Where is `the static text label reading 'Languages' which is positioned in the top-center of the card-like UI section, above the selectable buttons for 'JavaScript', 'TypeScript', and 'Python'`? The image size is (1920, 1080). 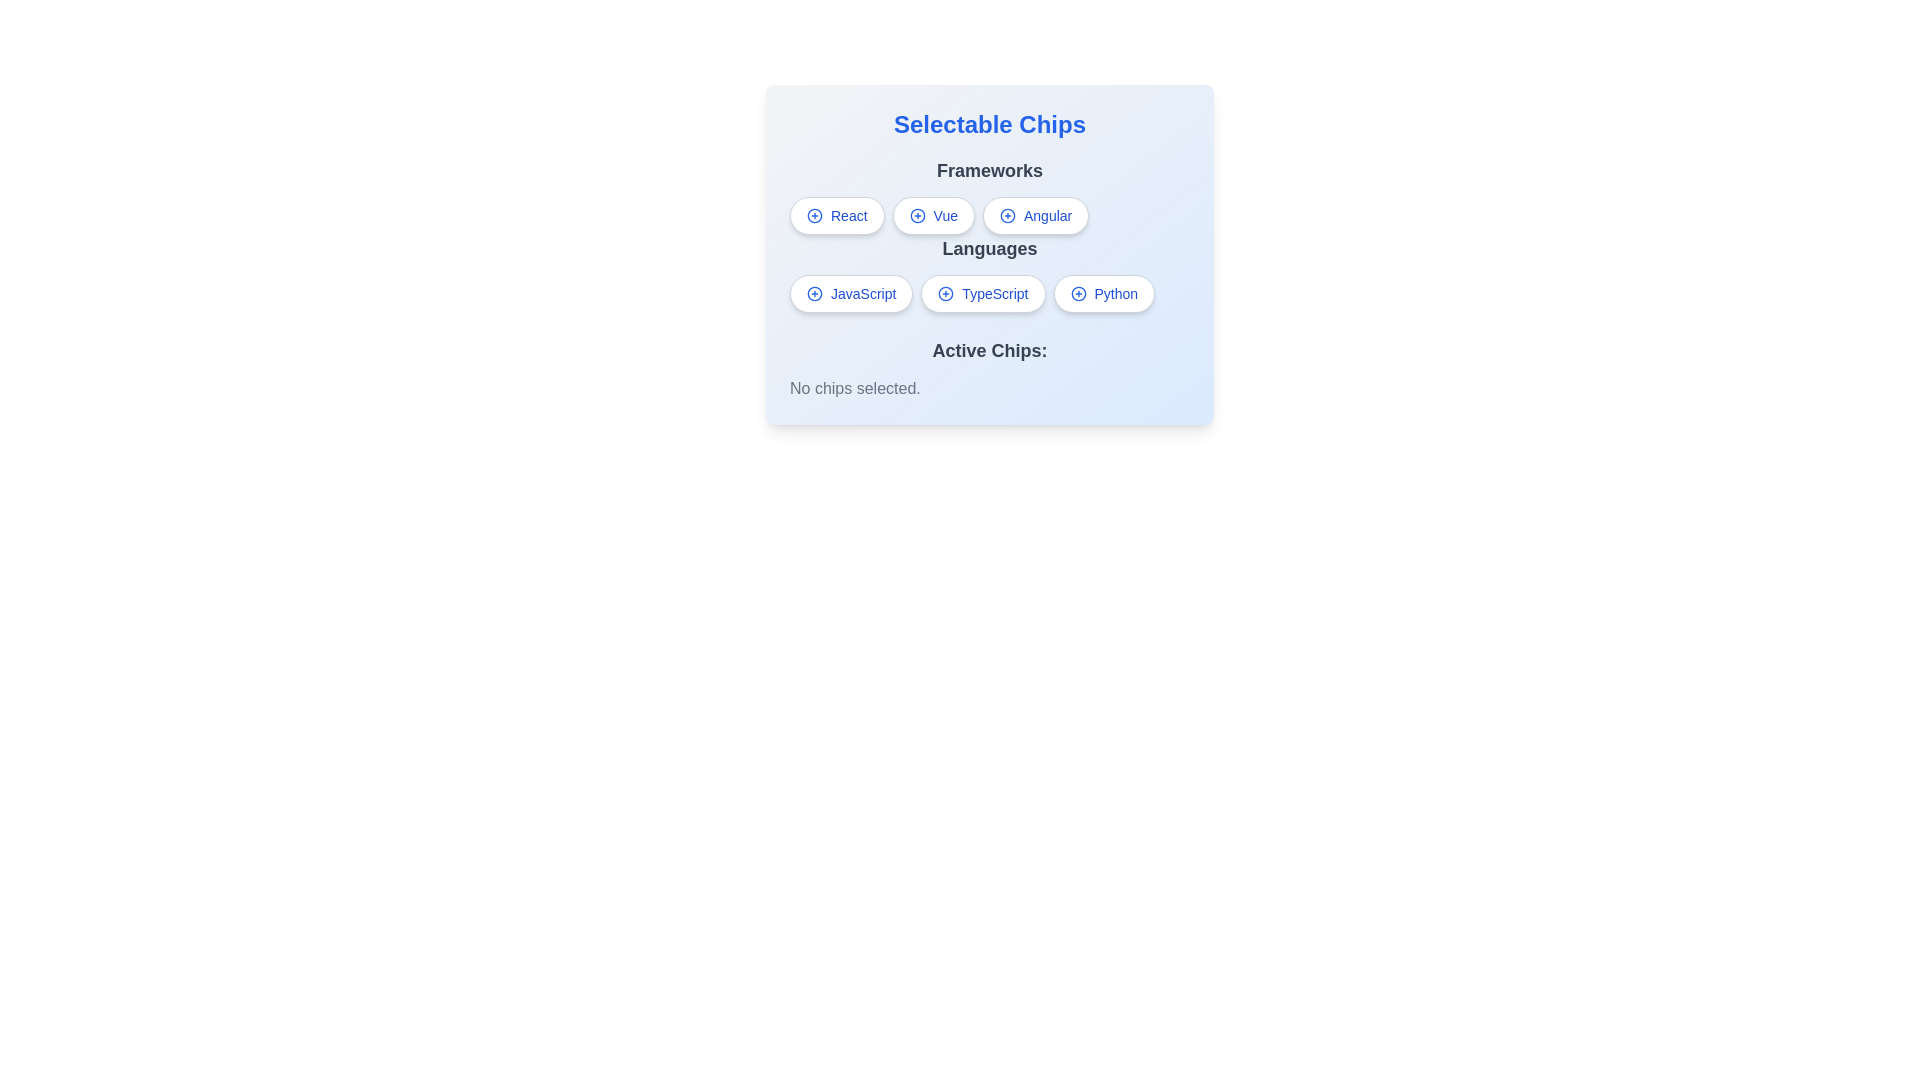
the static text label reading 'Languages' which is positioned in the top-center of the card-like UI section, above the selectable buttons for 'JavaScript', 'TypeScript', and 'Python' is located at coordinates (989, 248).